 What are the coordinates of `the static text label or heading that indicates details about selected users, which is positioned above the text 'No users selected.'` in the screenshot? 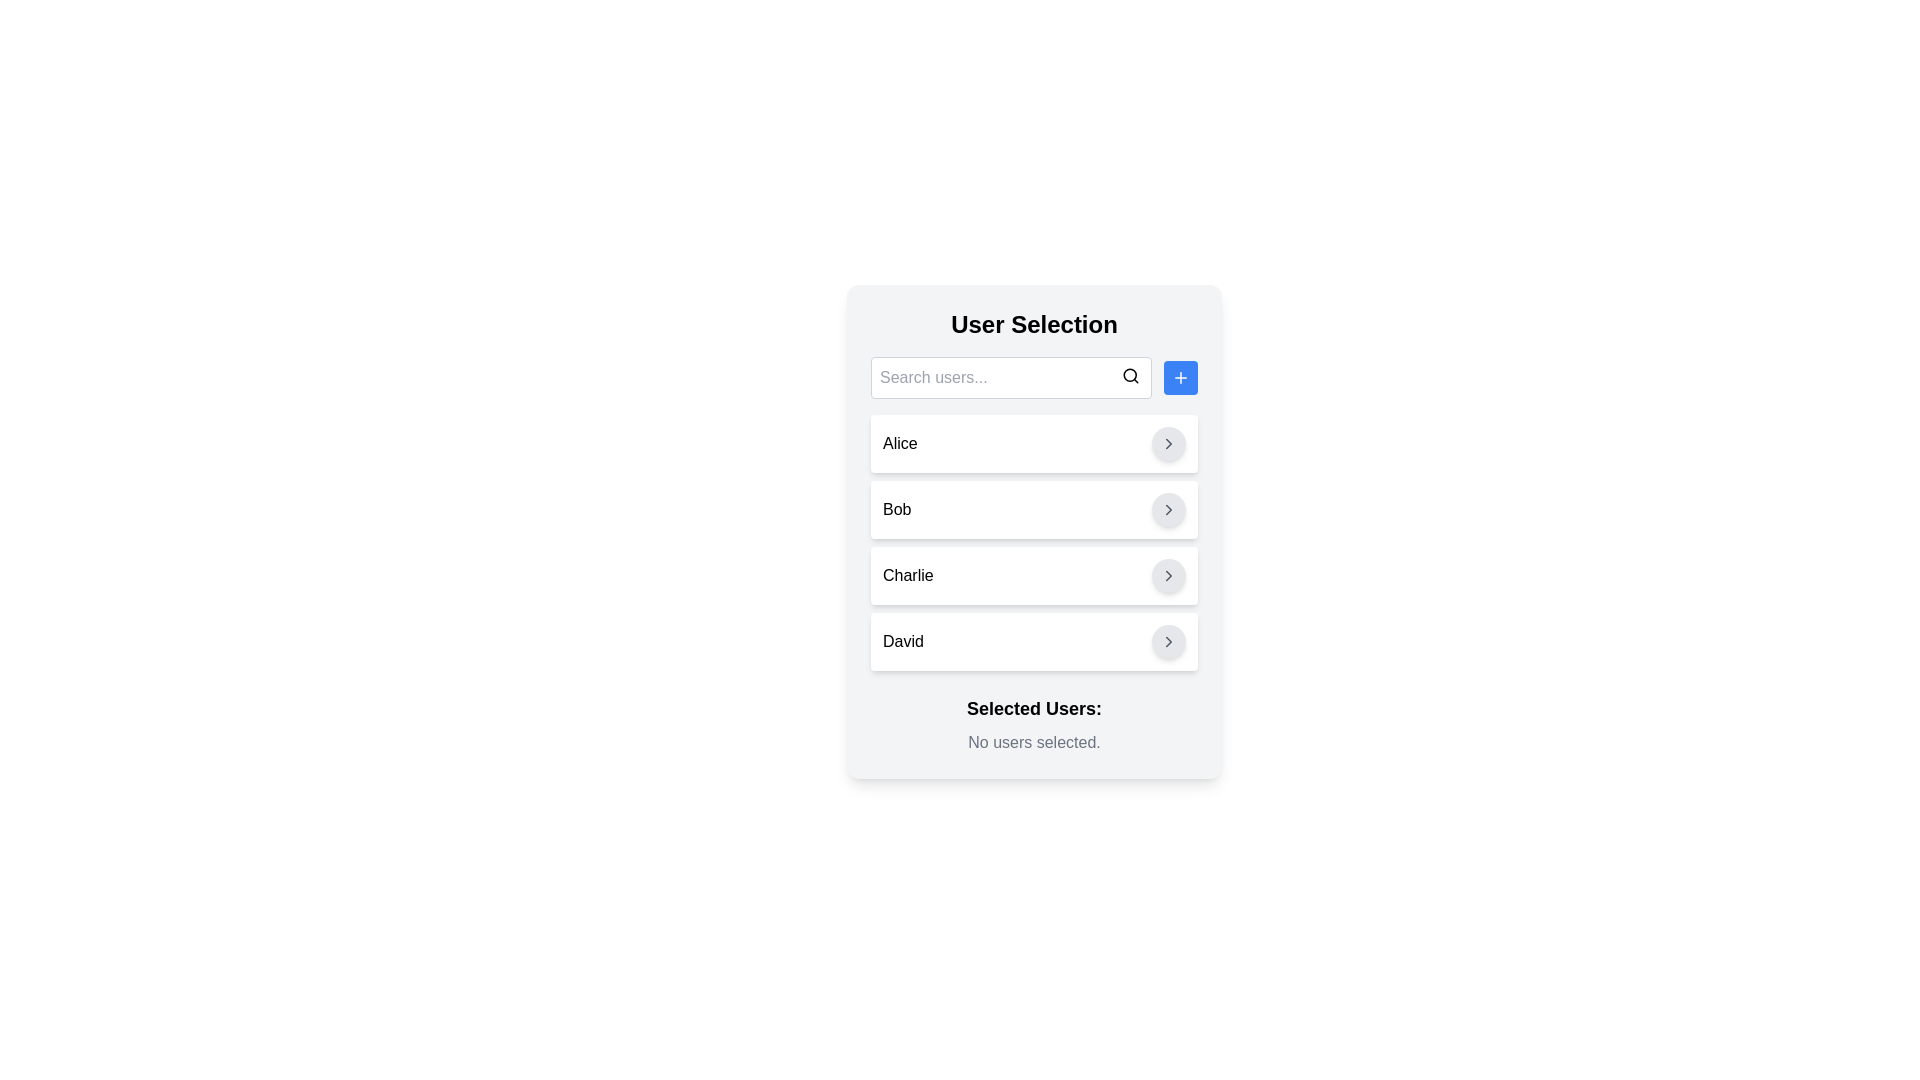 It's located at (1034, 708).